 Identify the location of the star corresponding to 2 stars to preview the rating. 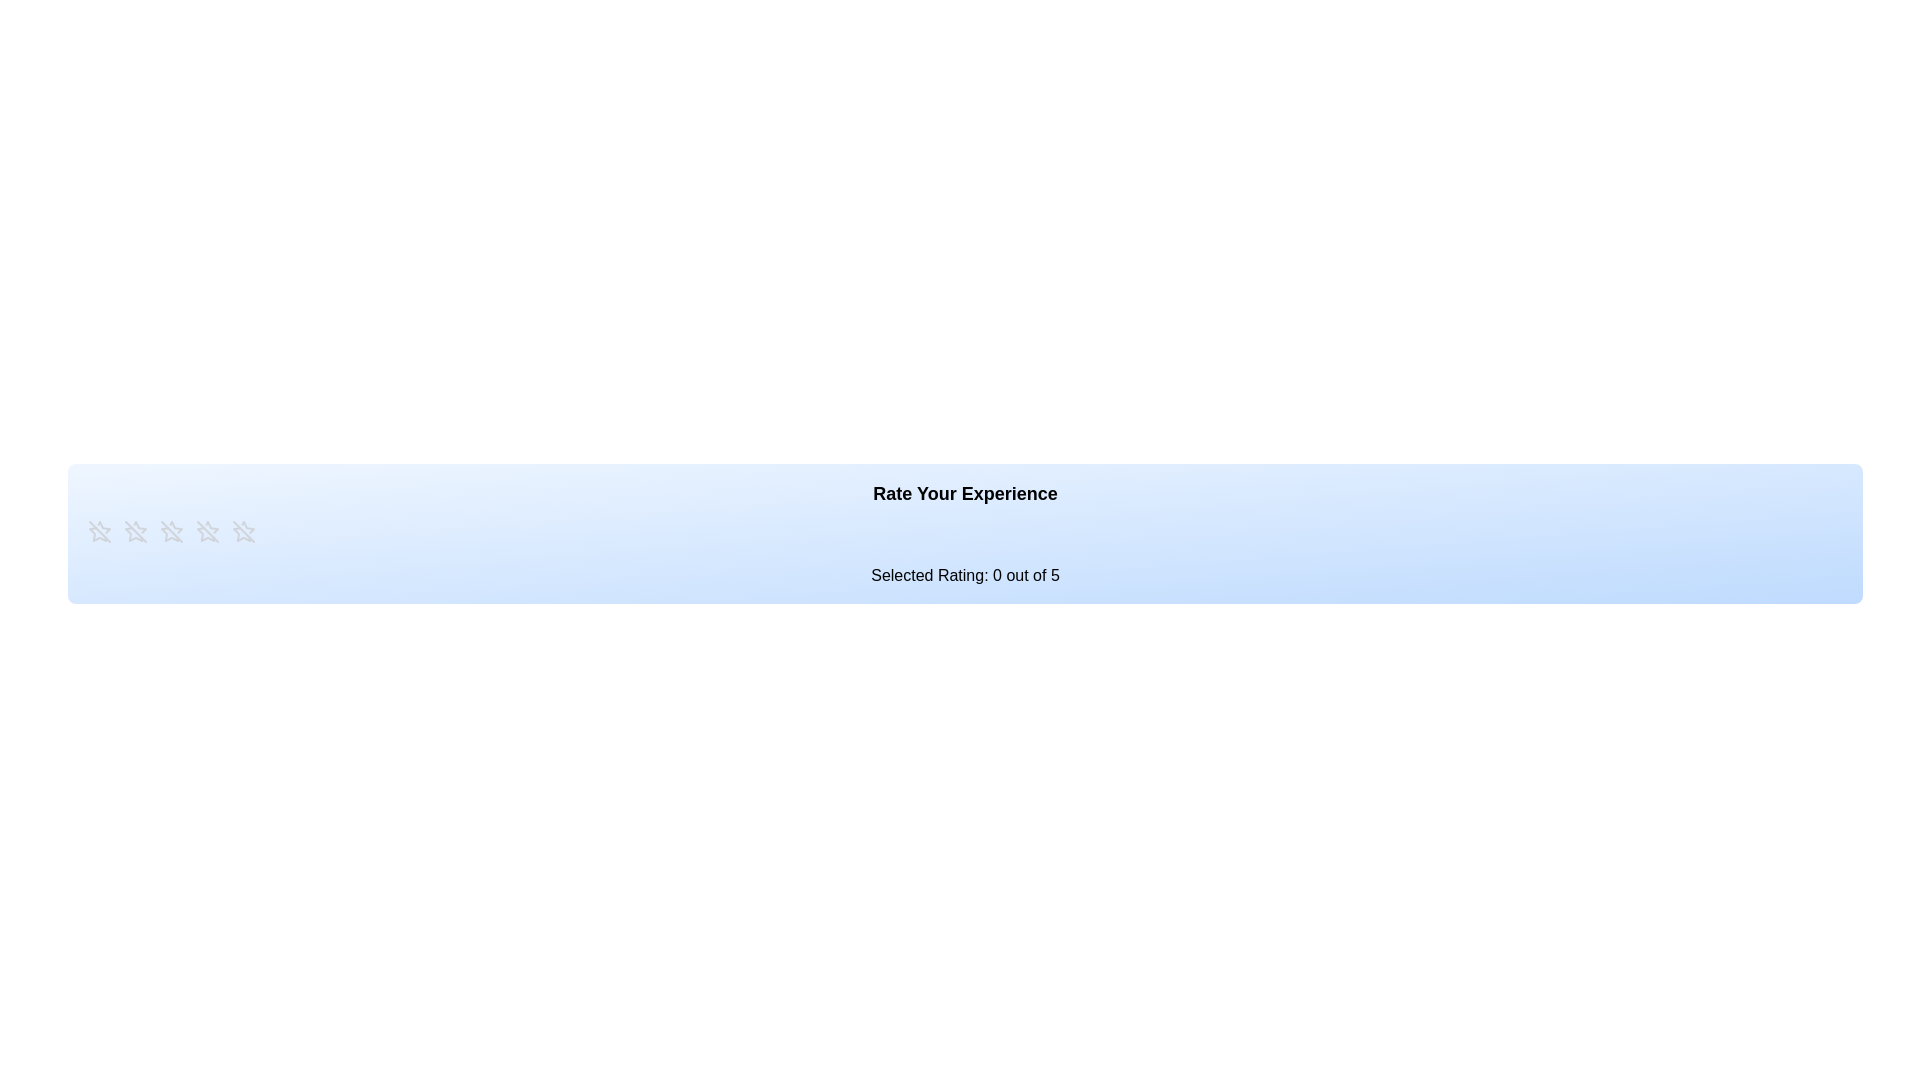
(134, 531).